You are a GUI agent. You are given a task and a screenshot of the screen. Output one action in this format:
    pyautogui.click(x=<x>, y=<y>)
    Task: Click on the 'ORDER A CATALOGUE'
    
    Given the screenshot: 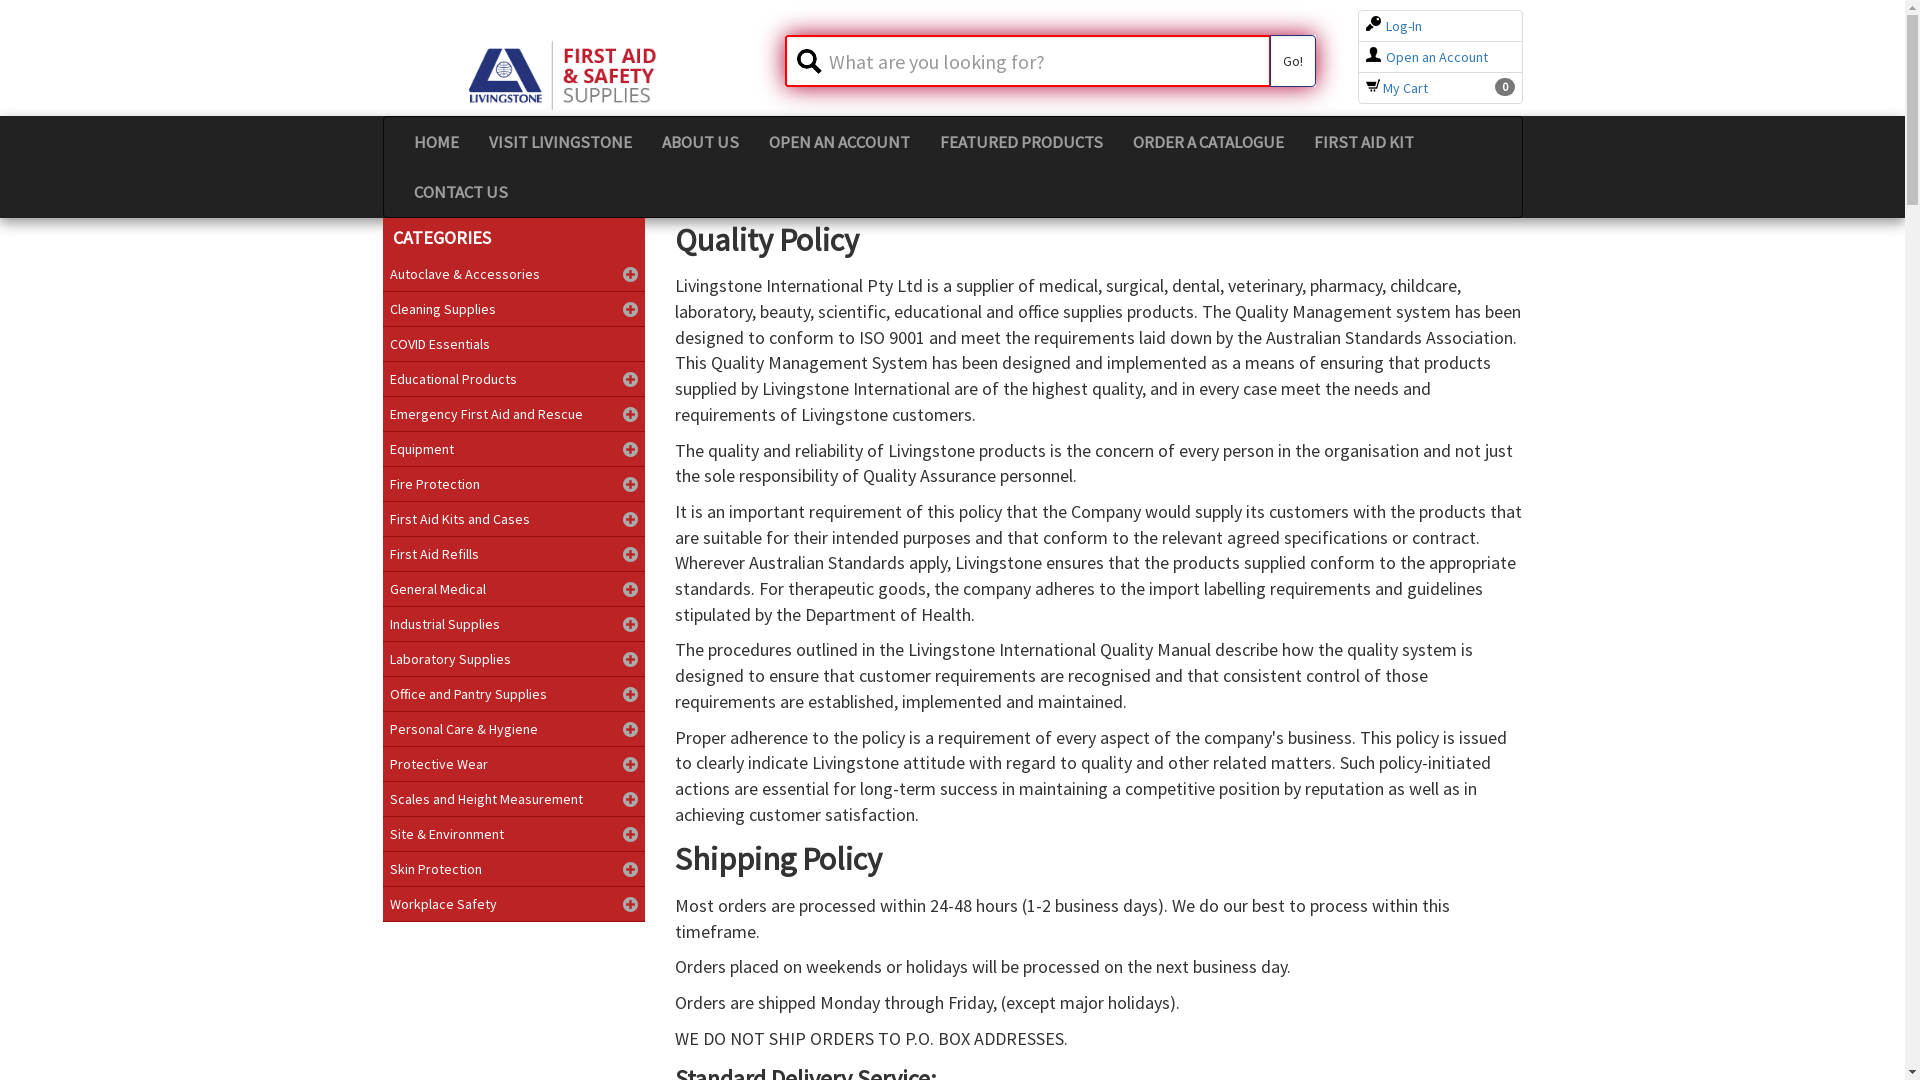 What is the action you would take?
    pyautogui.click(x=1207, y=141)
    